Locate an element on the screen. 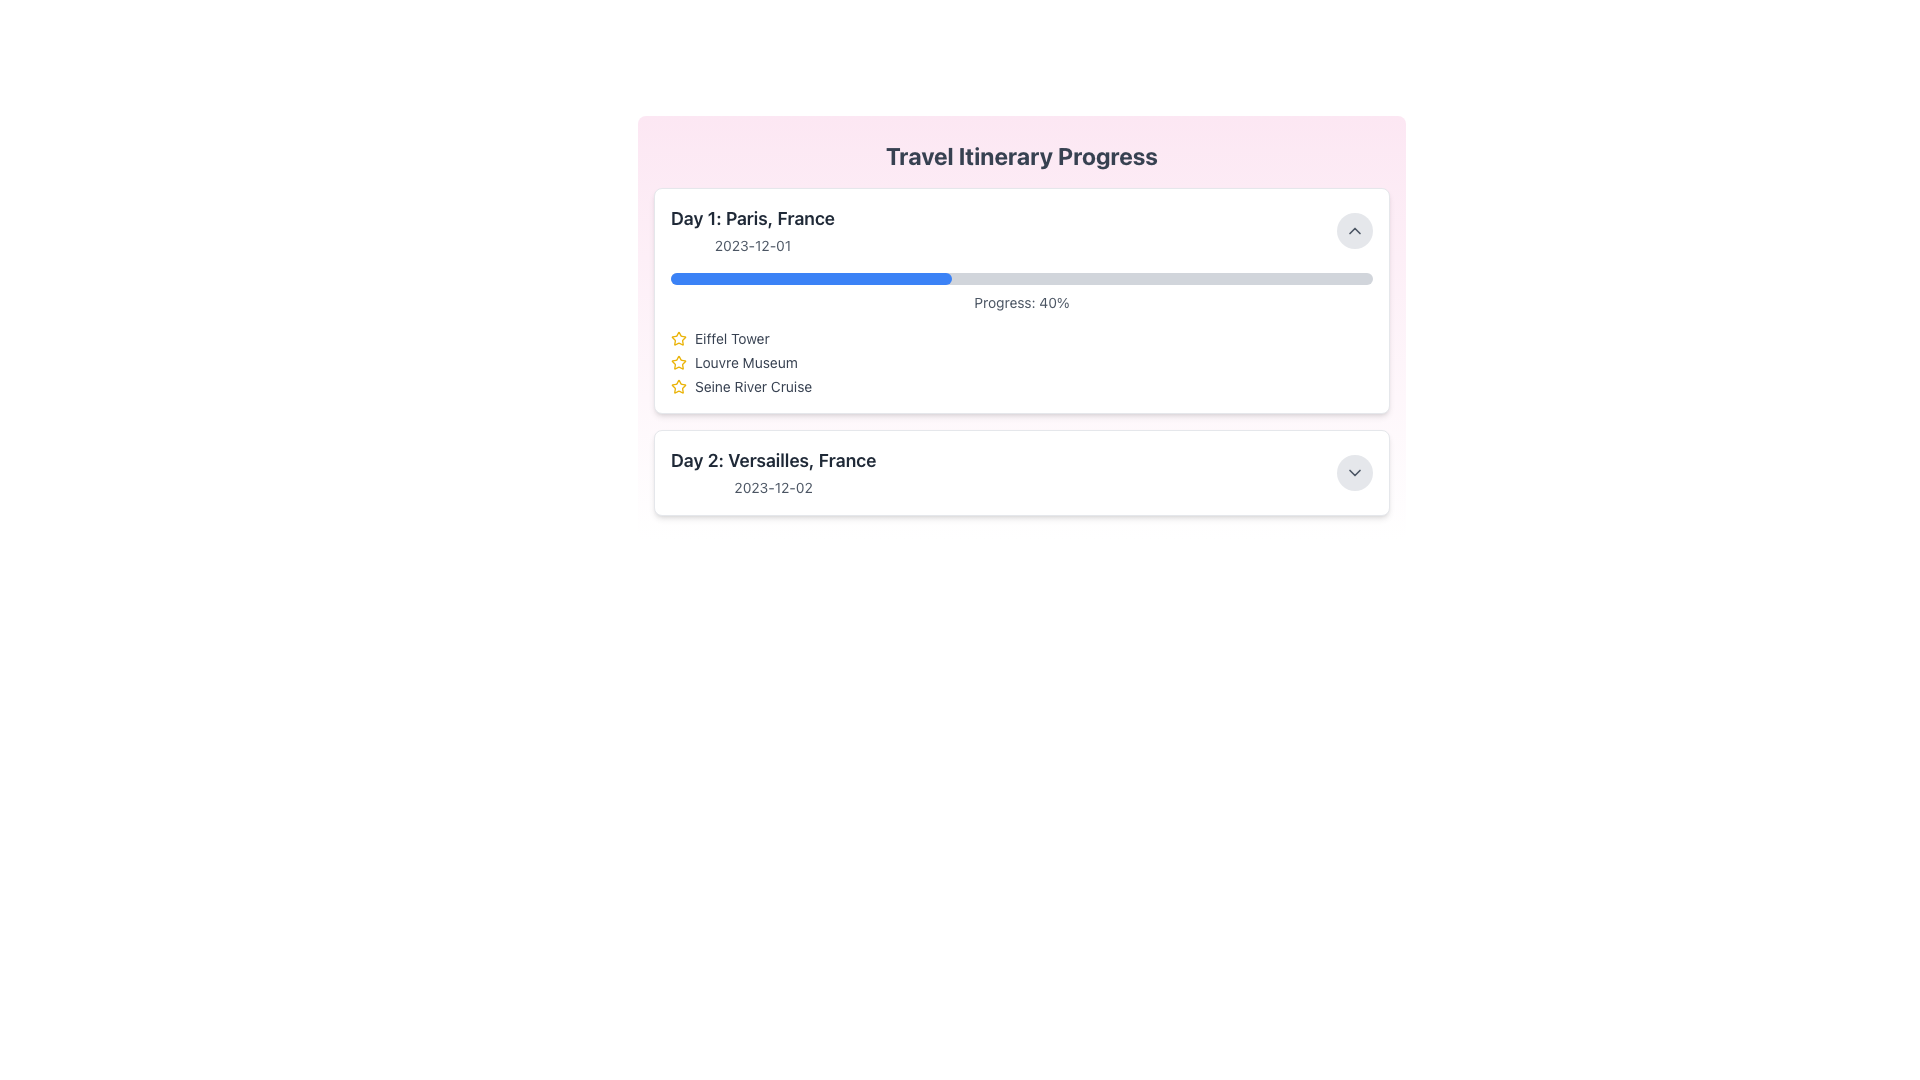  the second entry in the list, which represents the Louvre Museum is located at coordinates (1022, 362).